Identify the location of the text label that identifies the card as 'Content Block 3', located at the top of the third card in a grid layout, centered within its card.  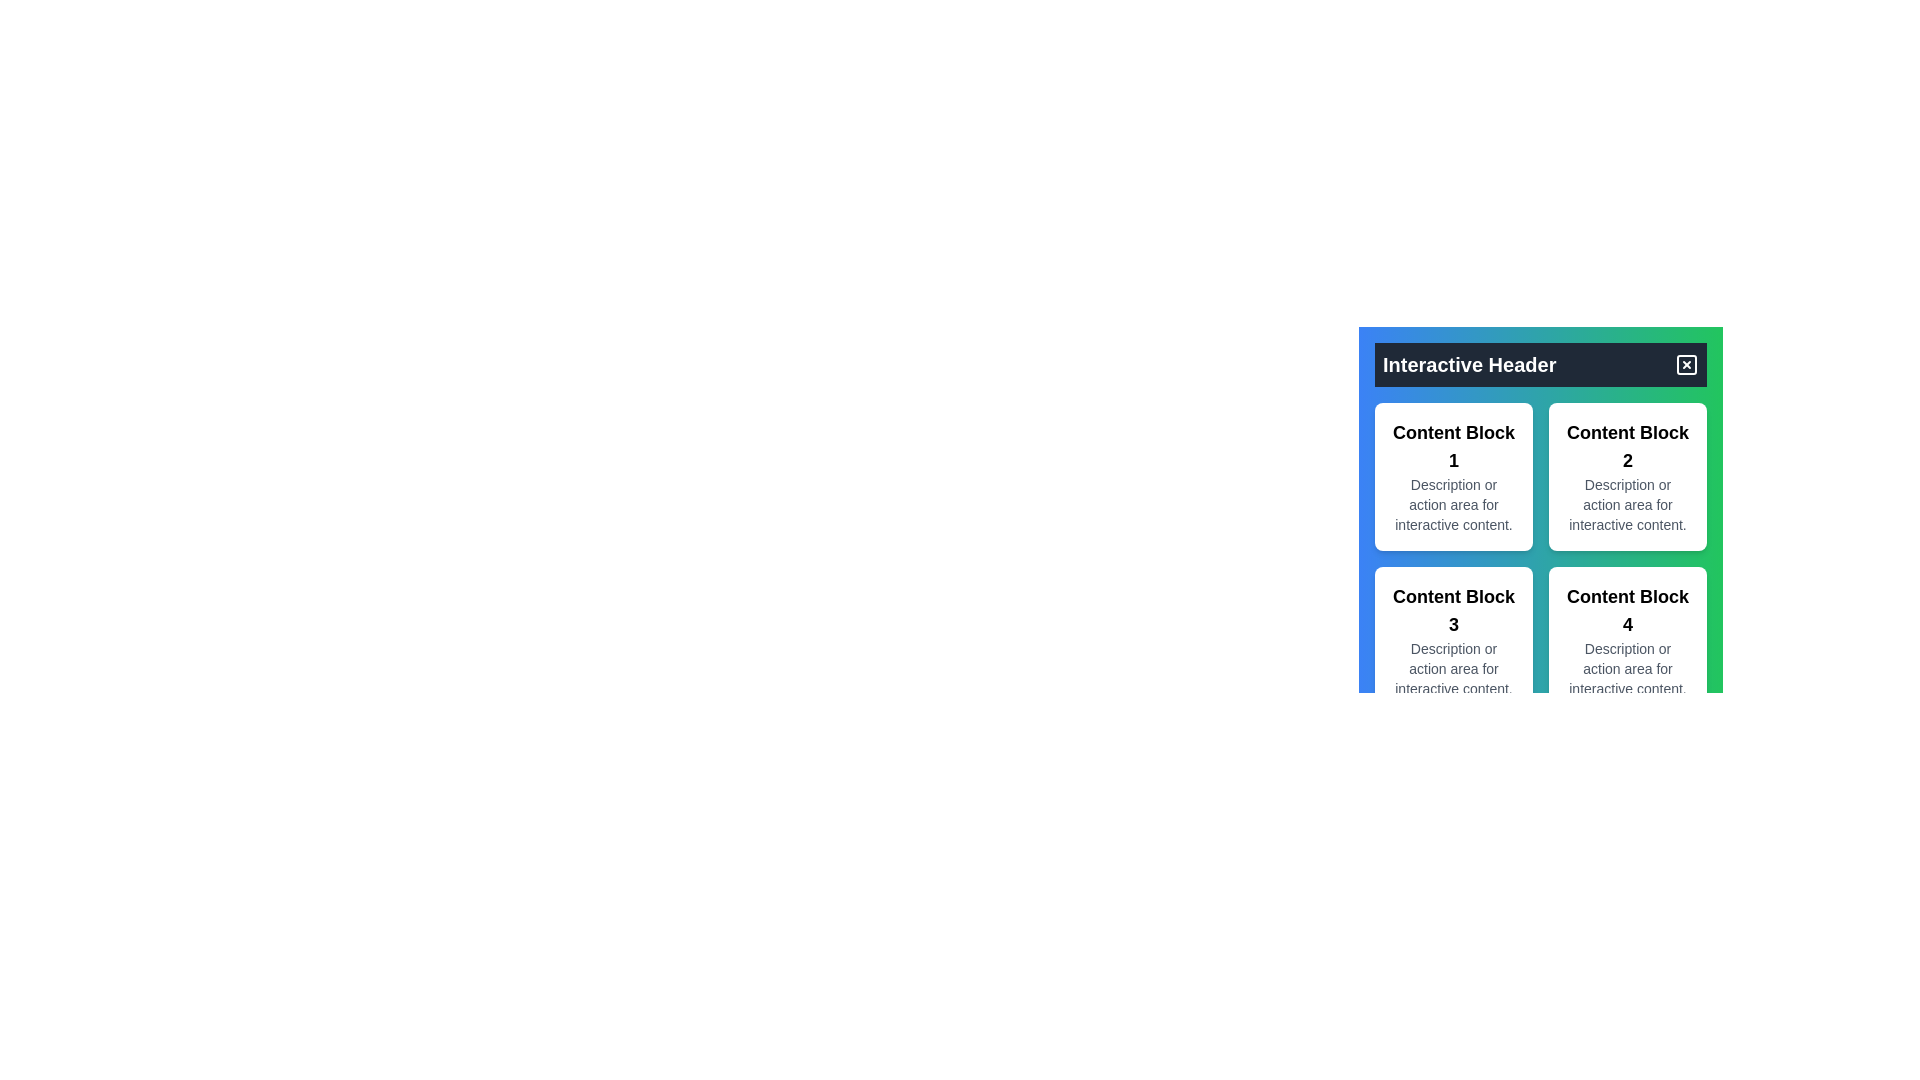
(1454, 609).